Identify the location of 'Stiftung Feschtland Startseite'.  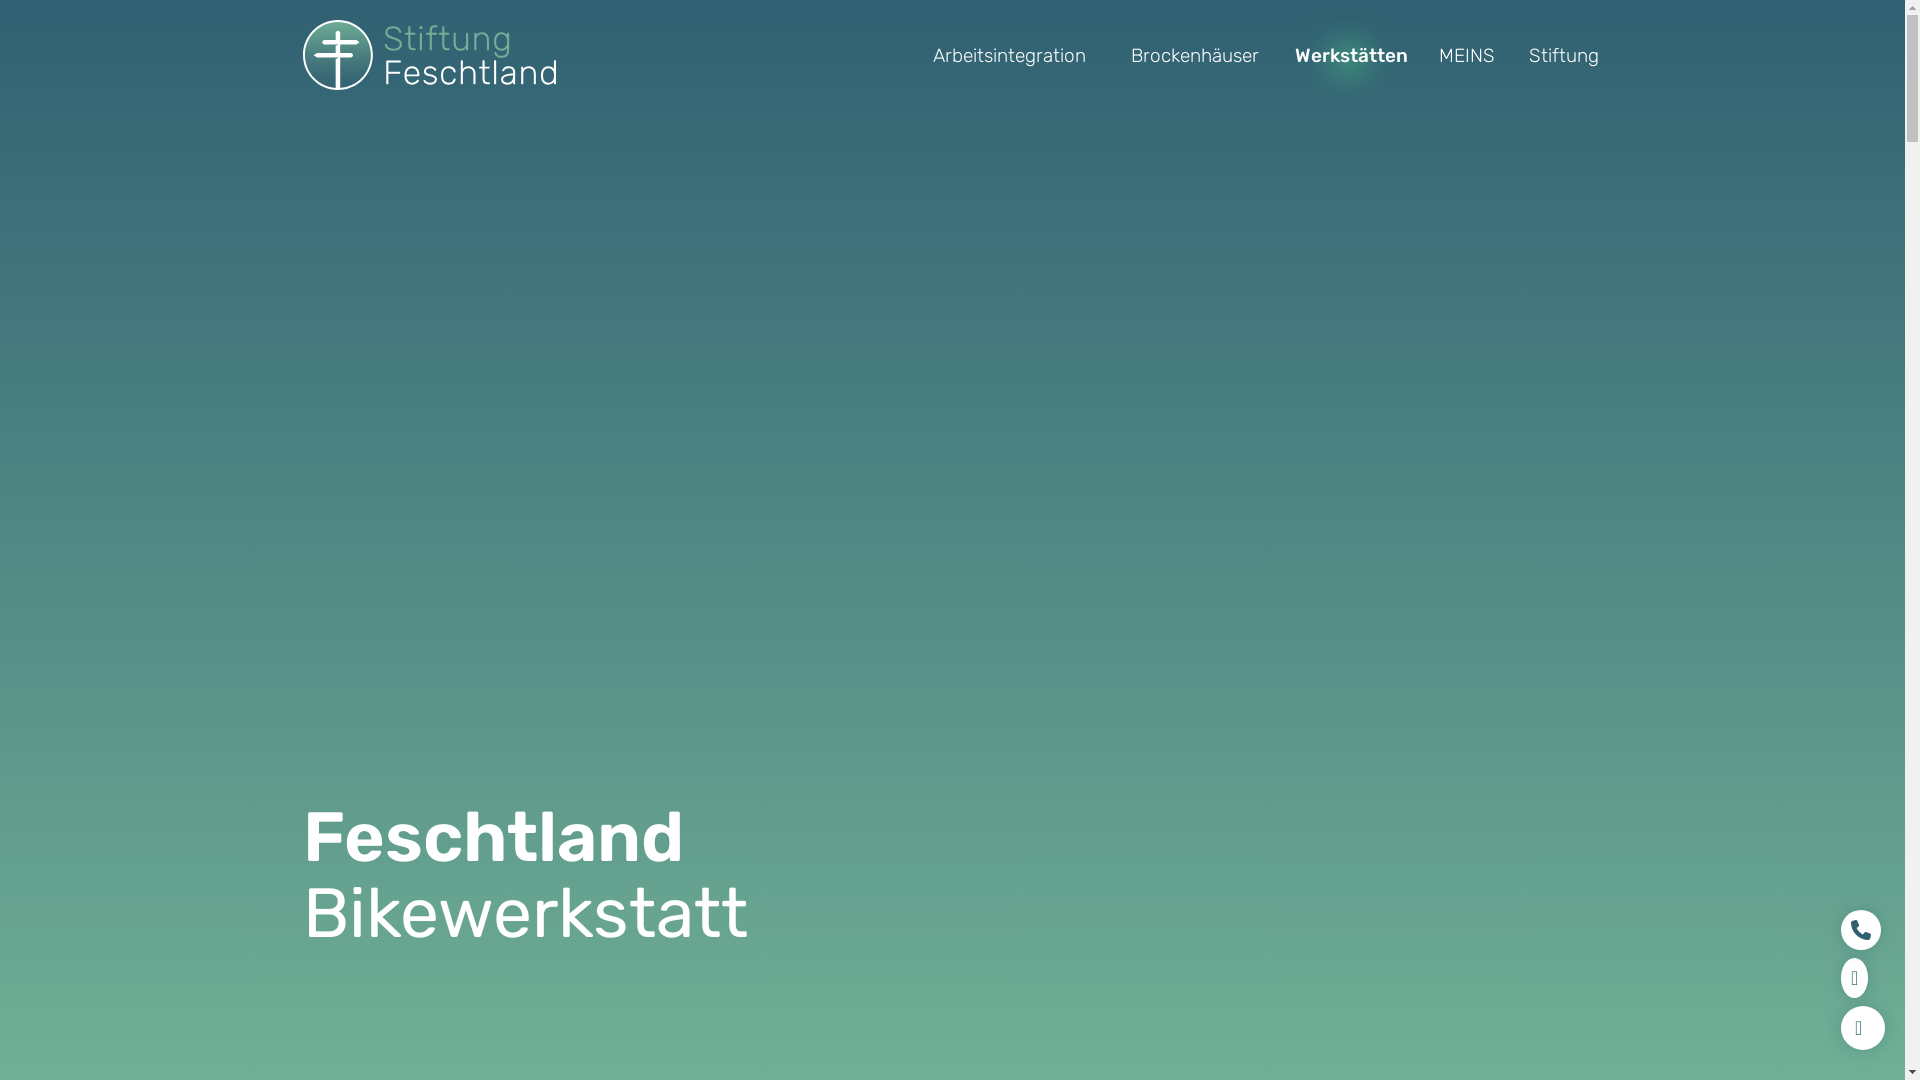
(427, 53).